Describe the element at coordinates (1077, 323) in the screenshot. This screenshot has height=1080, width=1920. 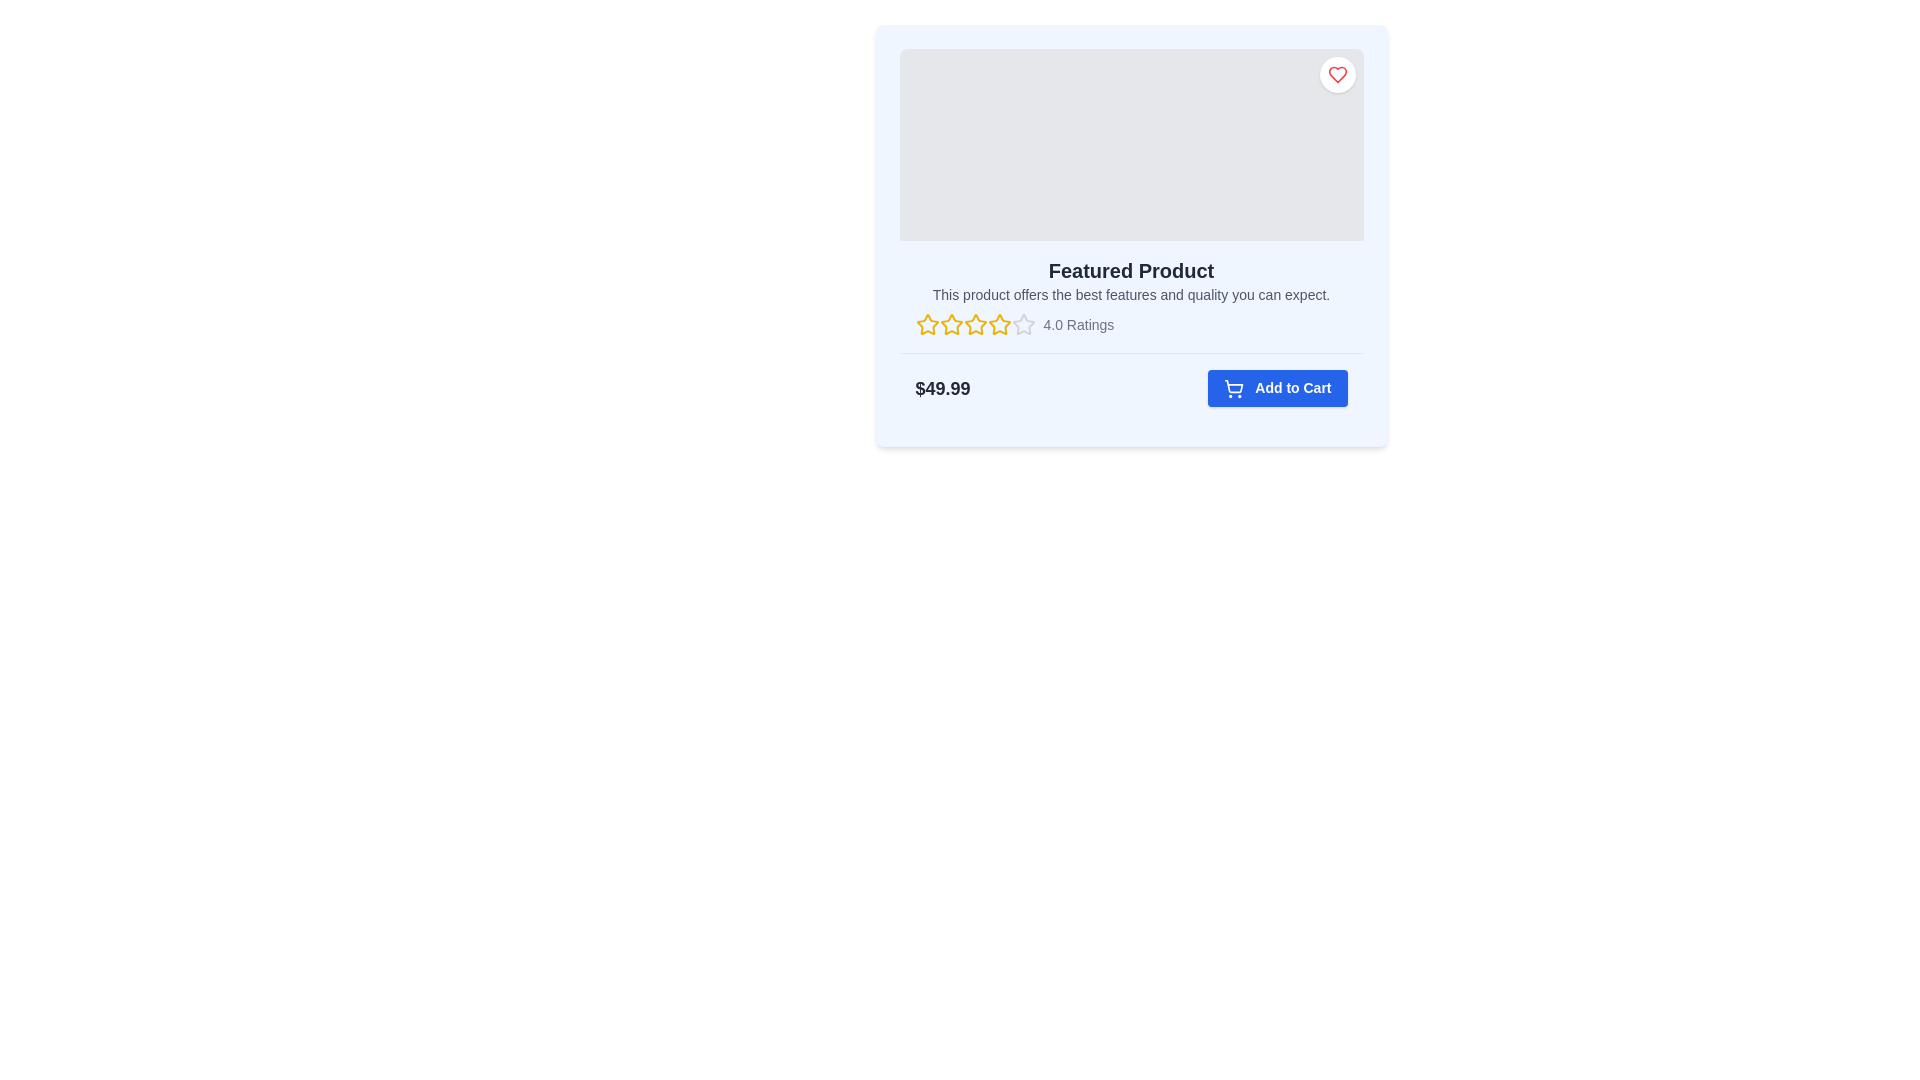
I see `the text label displaying the average product rating located to the right of the rating stars in the 'Featured Product' card for additional details` at that location.